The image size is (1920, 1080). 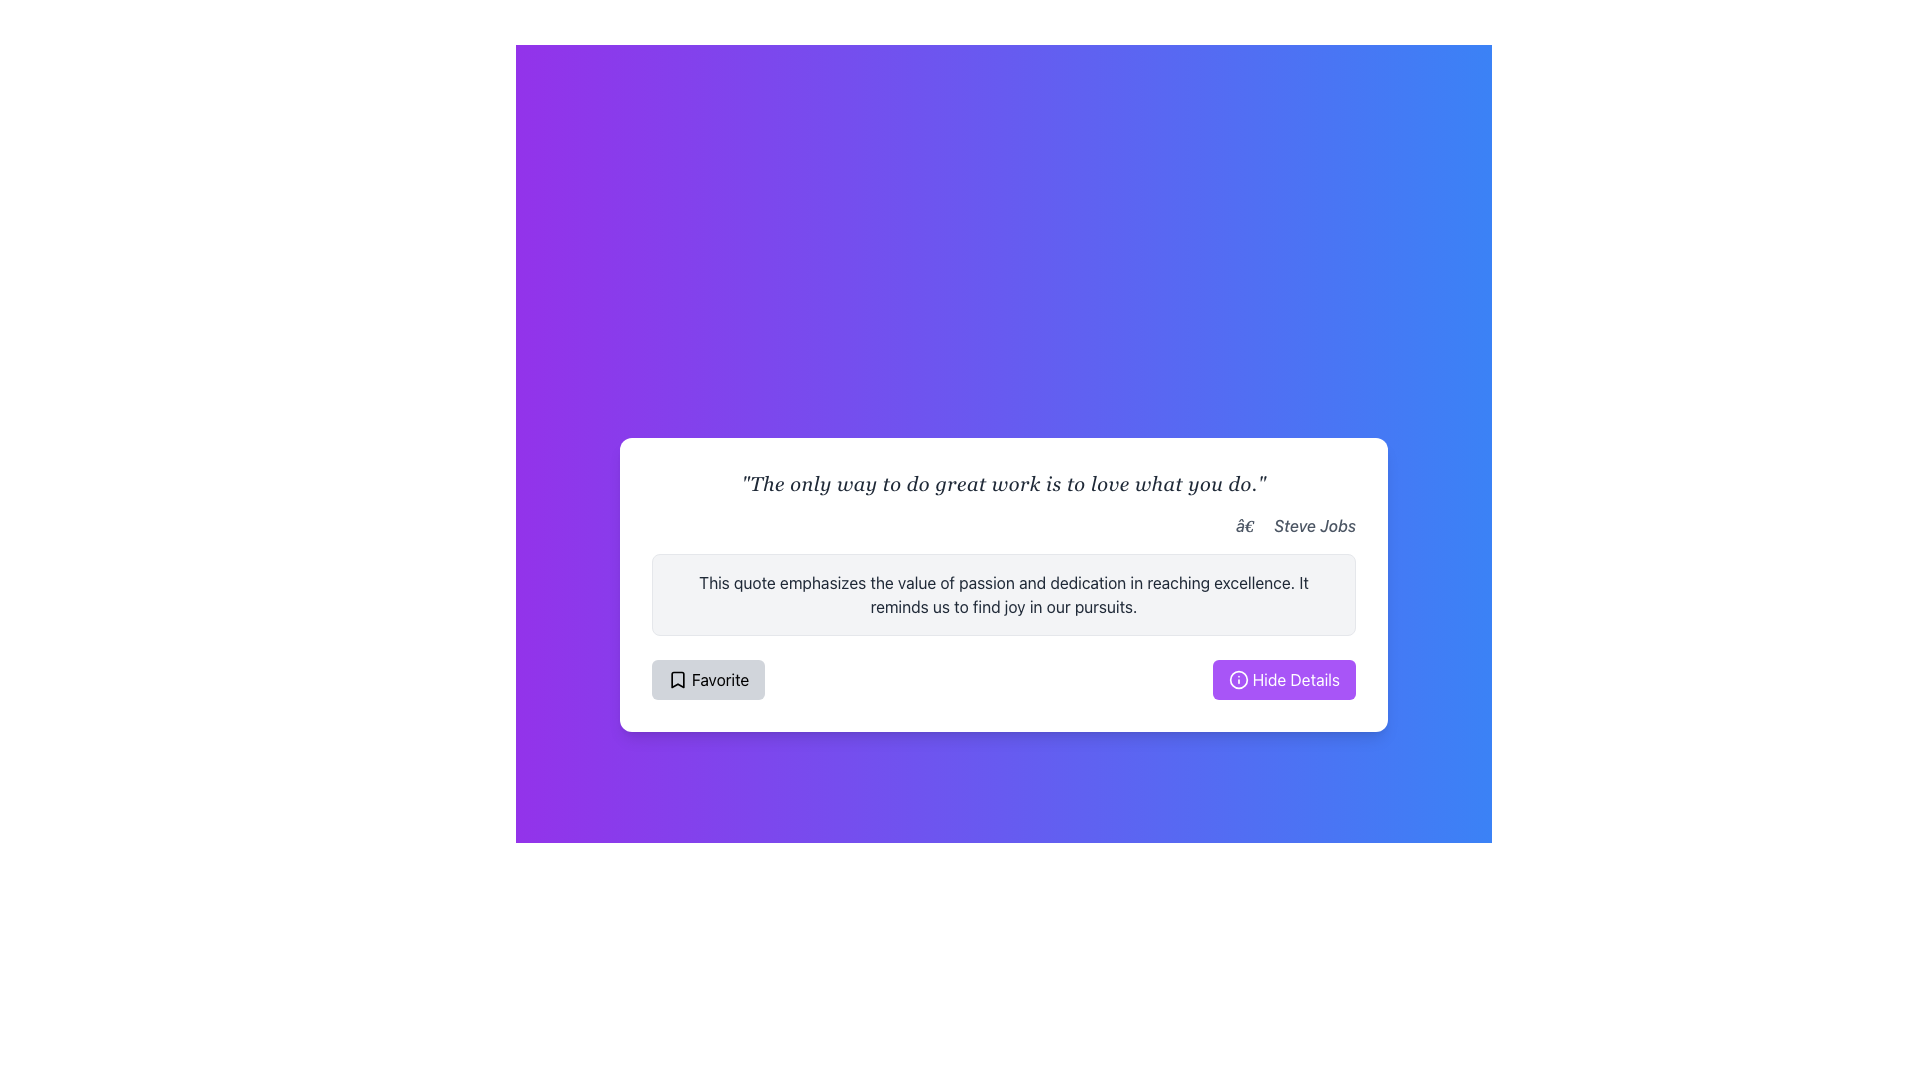 What do you see at coordinates (677, 678) in the screenshot?
I see `the 'Favorite' button icon, which visually represents bookmarking, for potential interaction` at bounding box center [677, 678].